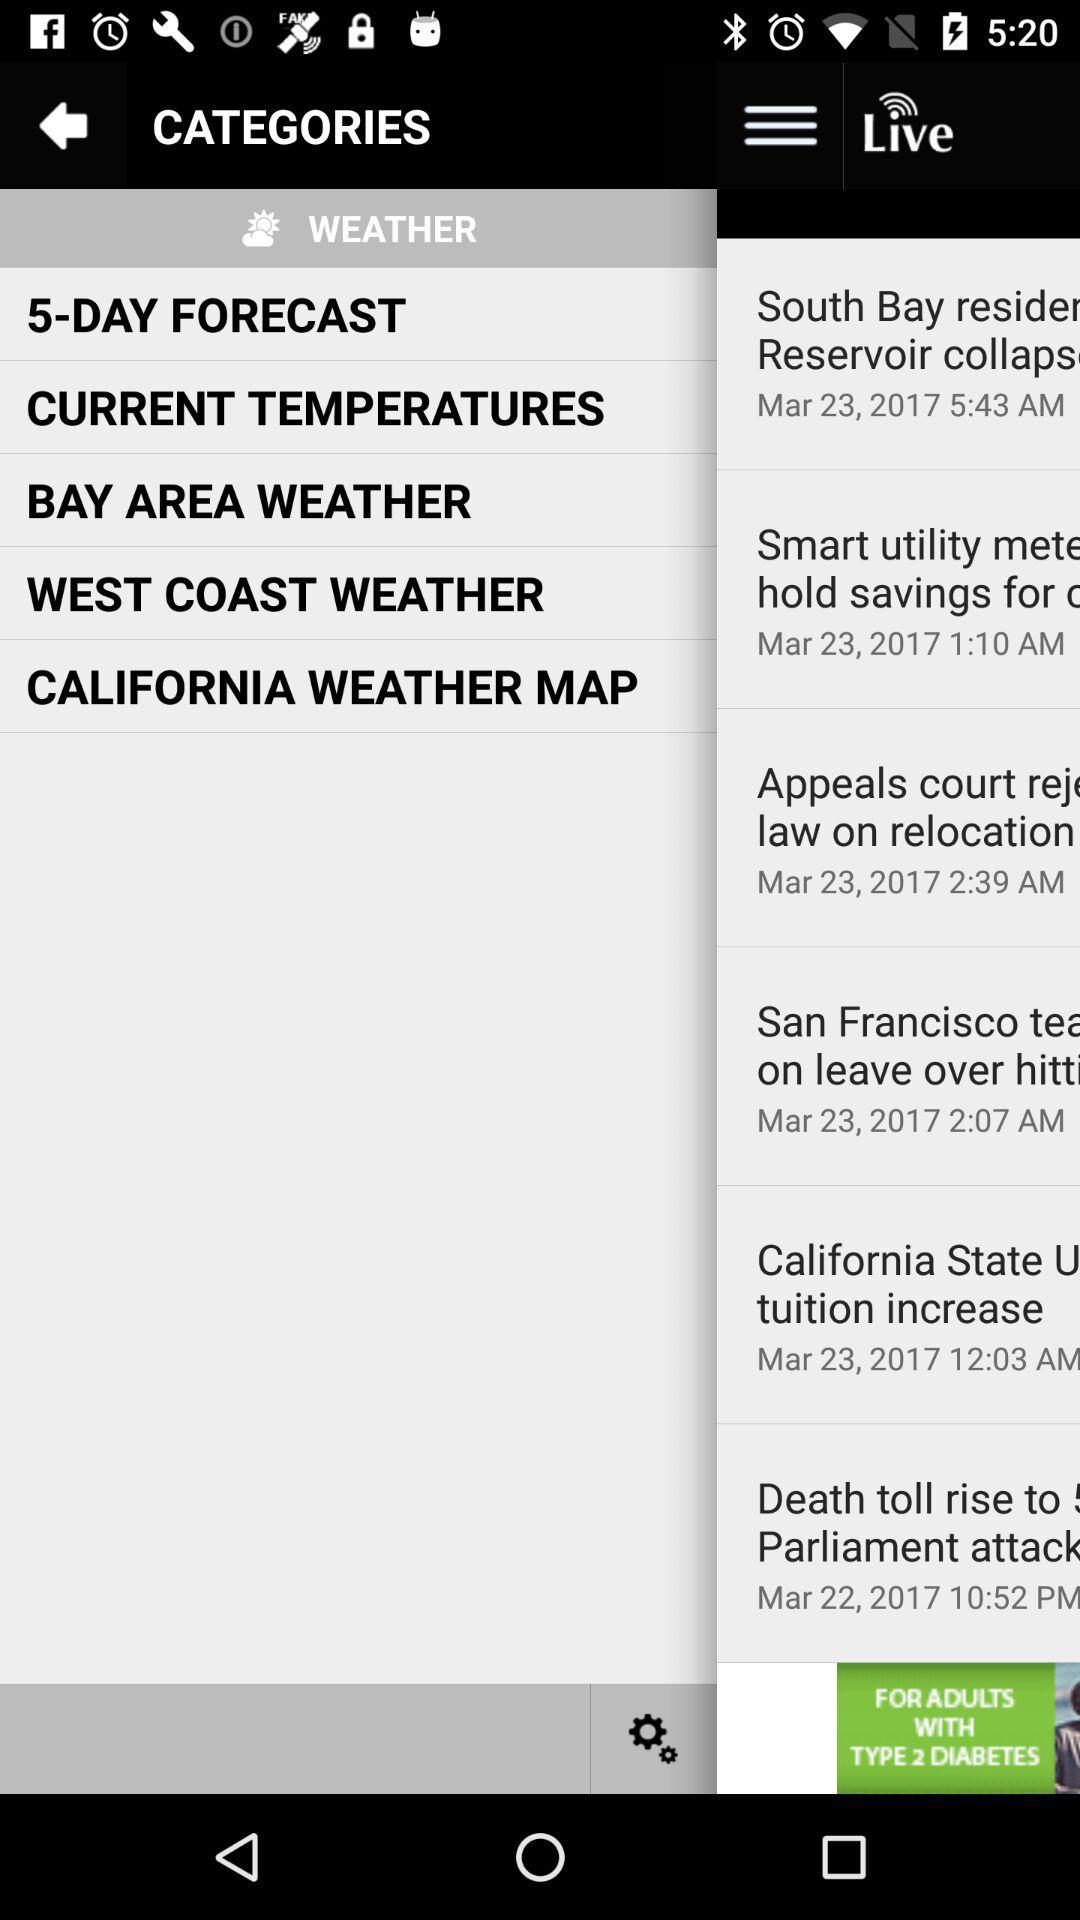  Describe the element at coordinates (906, 124) in the screenshot. I see `go live` at that location.